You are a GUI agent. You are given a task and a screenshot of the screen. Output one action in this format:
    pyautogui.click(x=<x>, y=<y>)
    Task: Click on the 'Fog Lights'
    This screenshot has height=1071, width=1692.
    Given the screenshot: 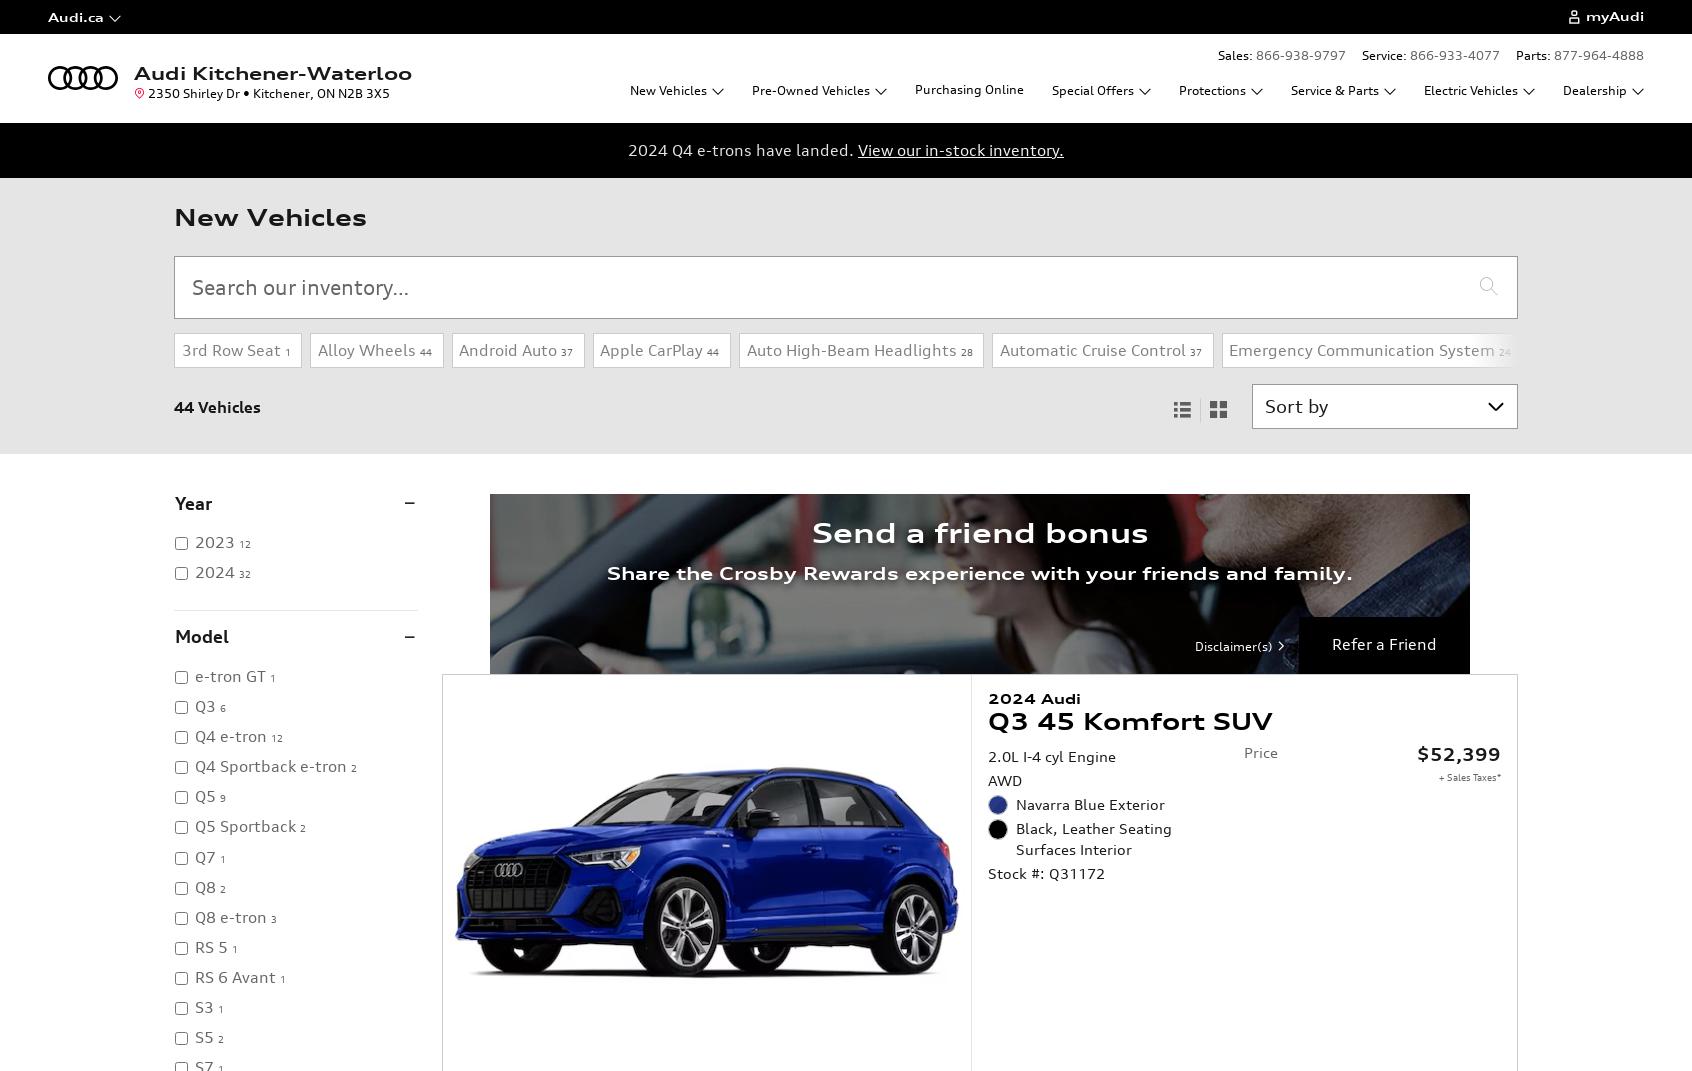 What is the action you would take?
    pyautogui.click(x=1576, y=348)
    